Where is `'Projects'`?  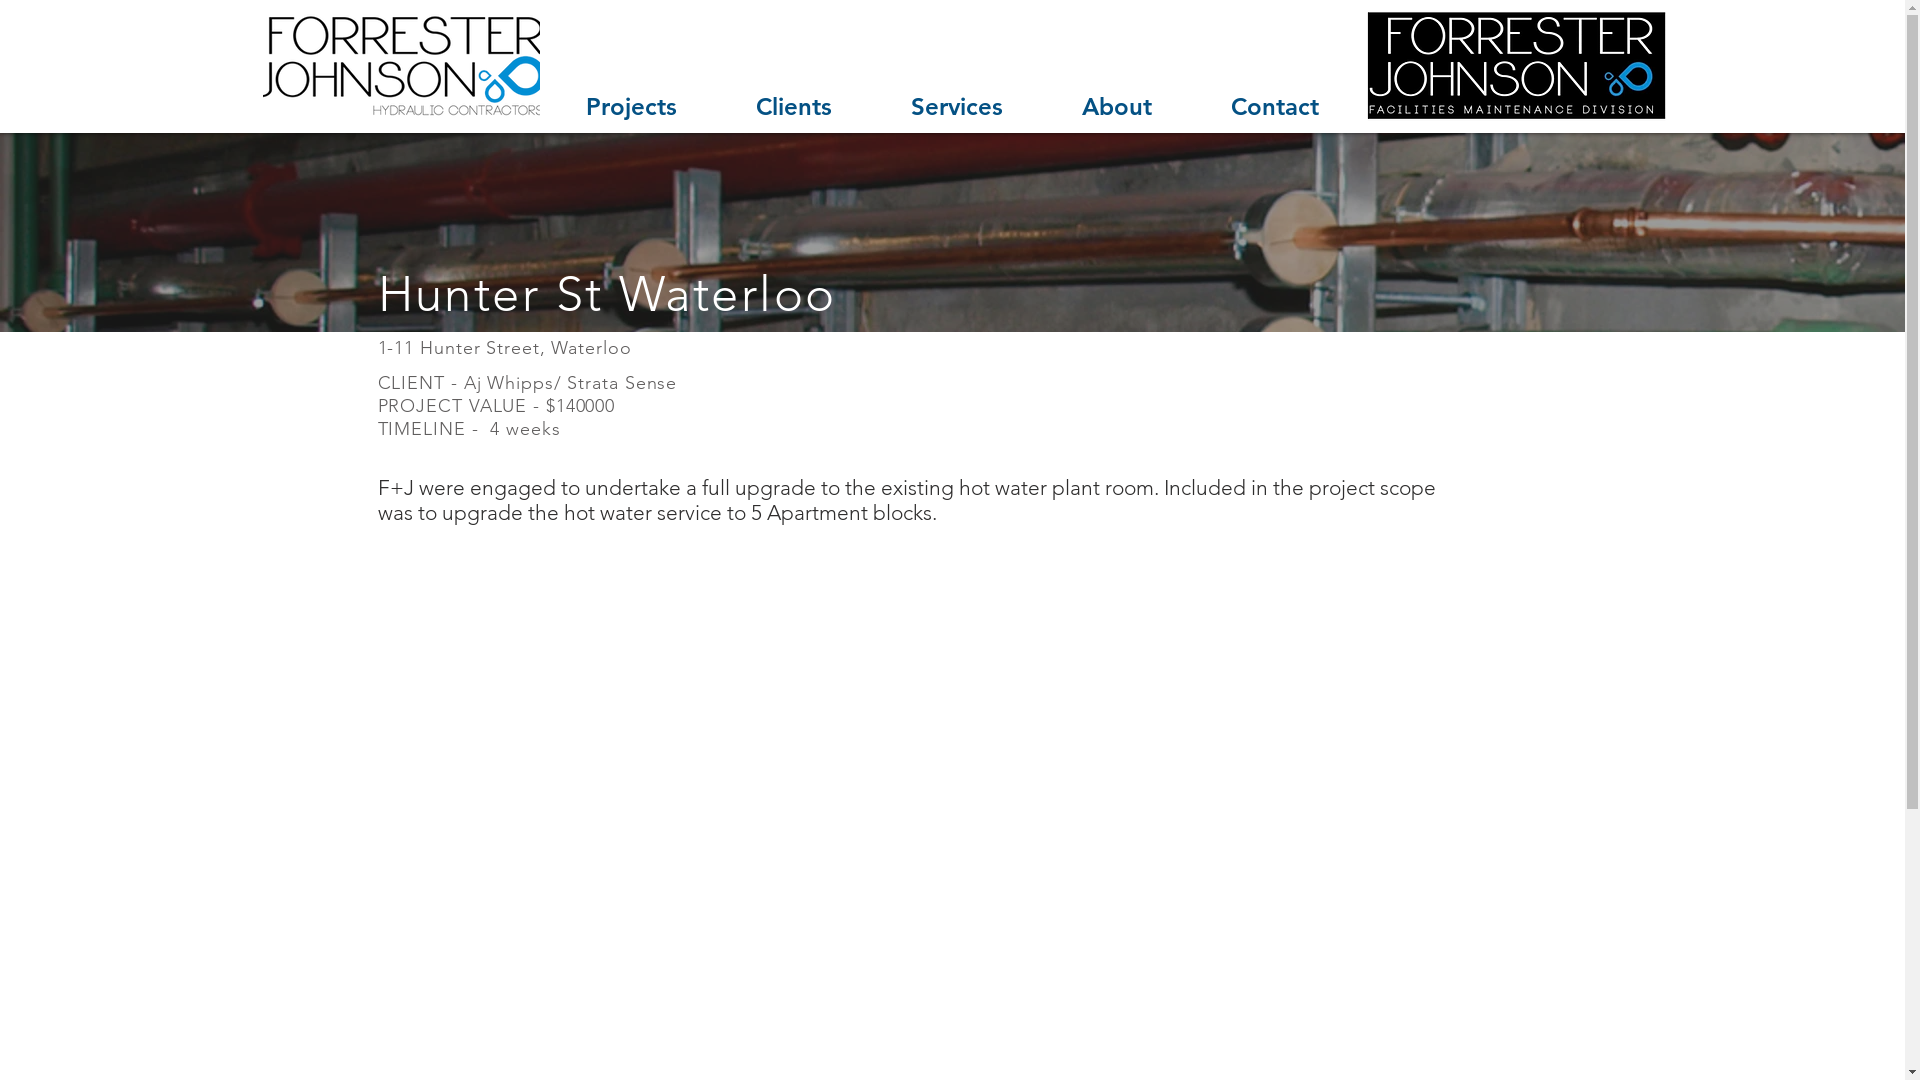 'Projects' is located at coordinates (546, 106).